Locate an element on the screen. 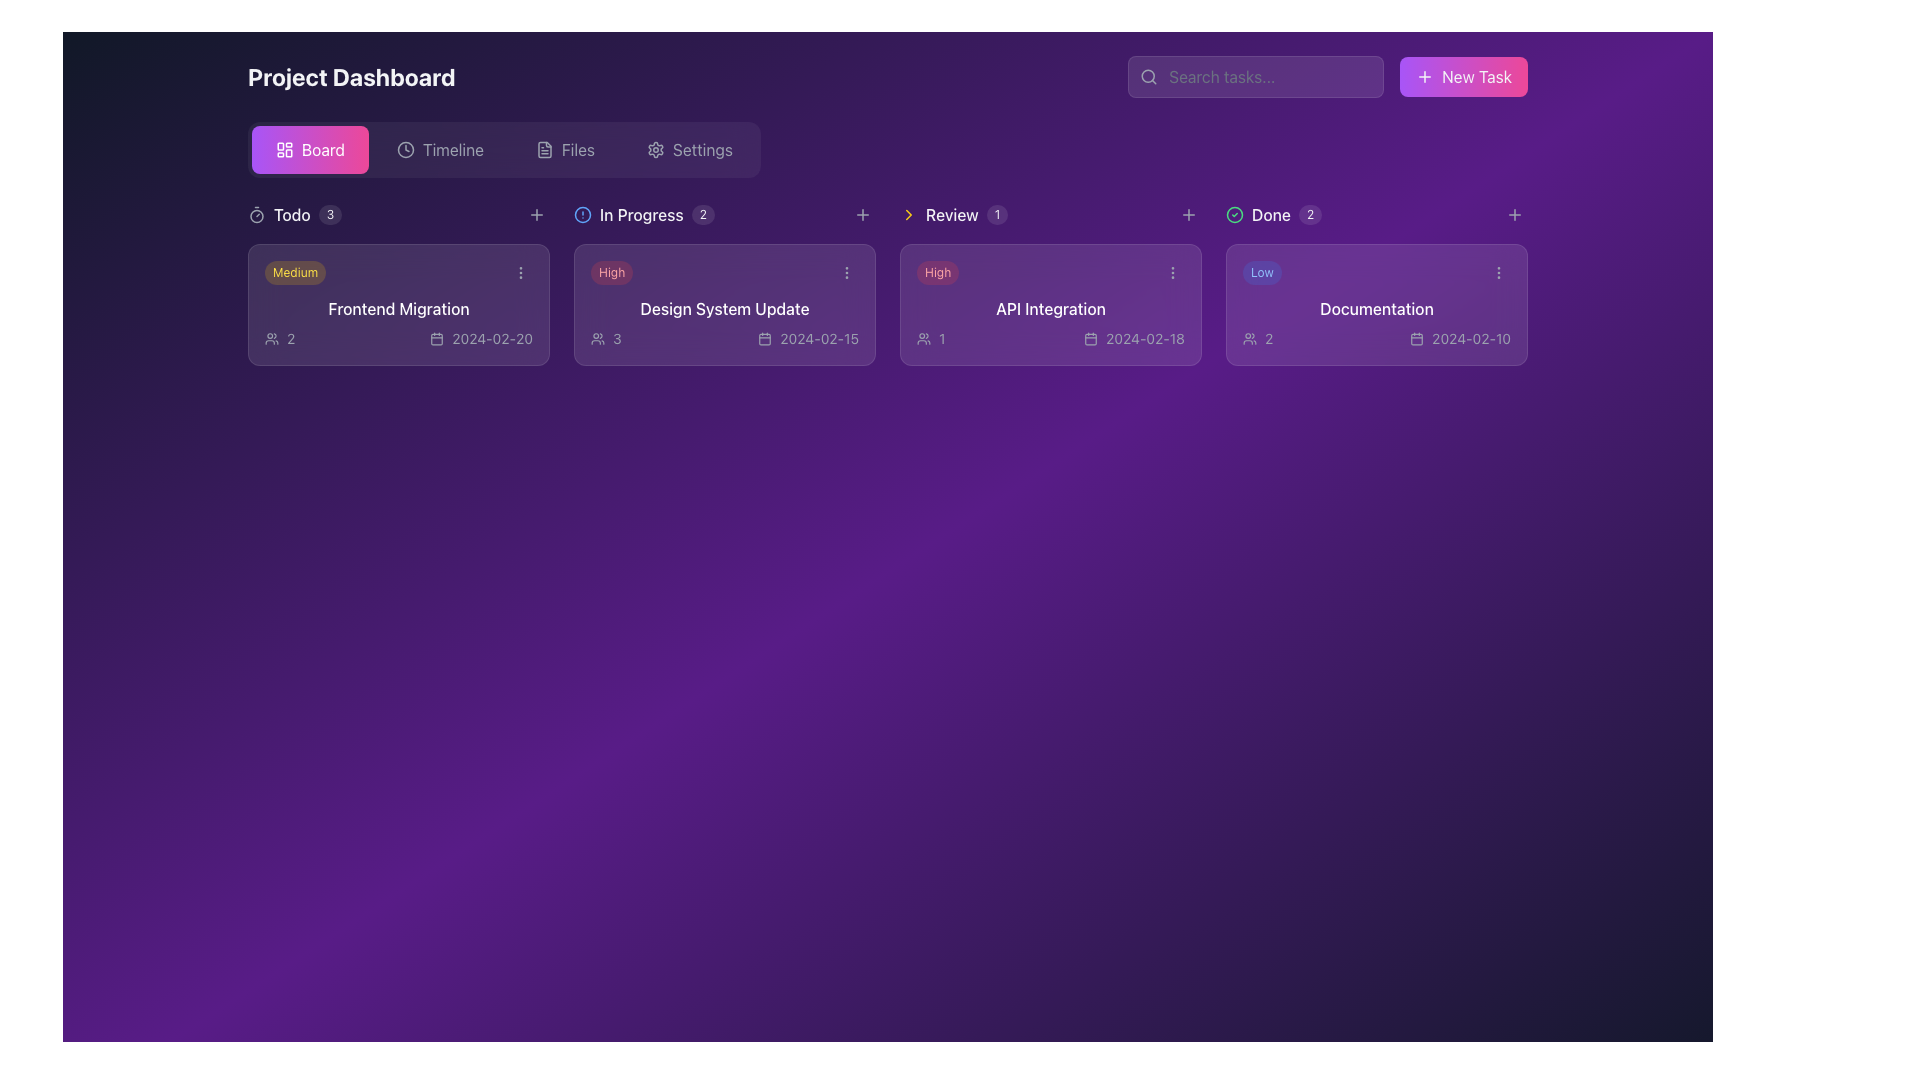 The height and width of the screenshot is (1080, 1920). the interactive menu trigger button located in the upper-right corner of the 'Documentation' card in the 'Done' column is located at coordinates (1498, 273).